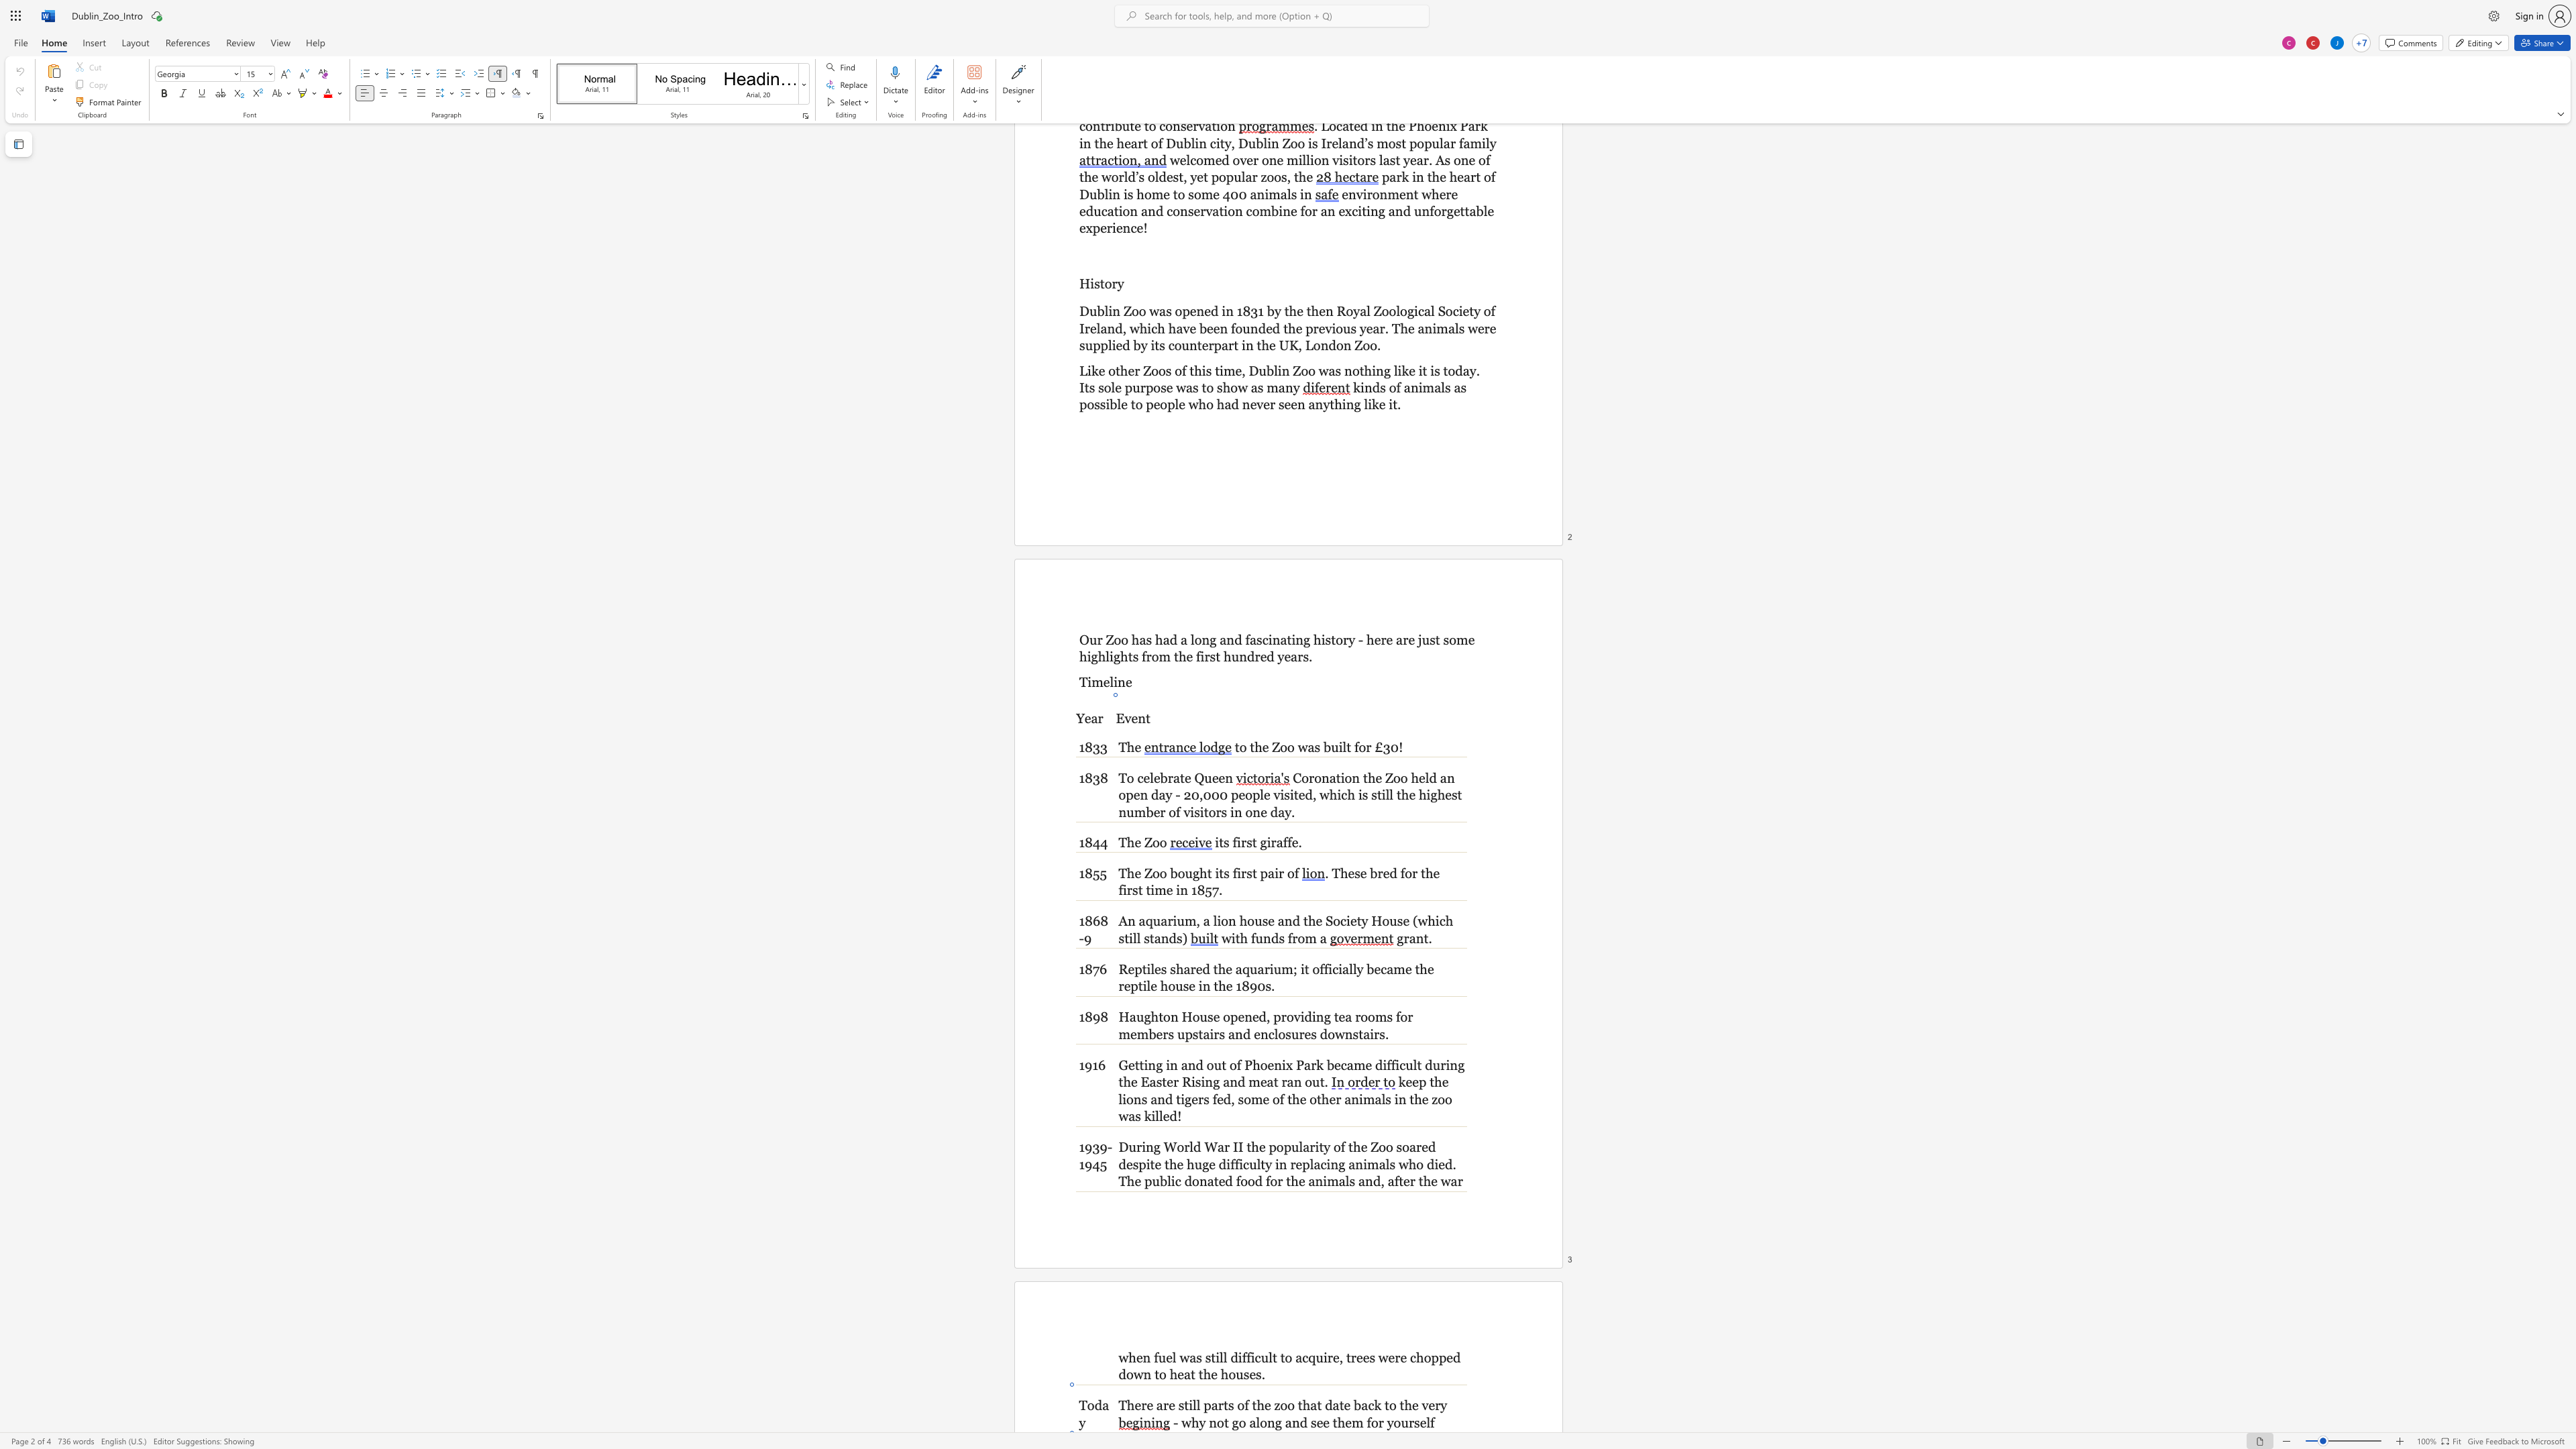 This screenshot has height=1449, width=2576. What do you see at coordinates (1224, 776) in the screenshot?
I see `the space between the continuous character "e" and "n" in the text` at bounding box center [1224, 776].